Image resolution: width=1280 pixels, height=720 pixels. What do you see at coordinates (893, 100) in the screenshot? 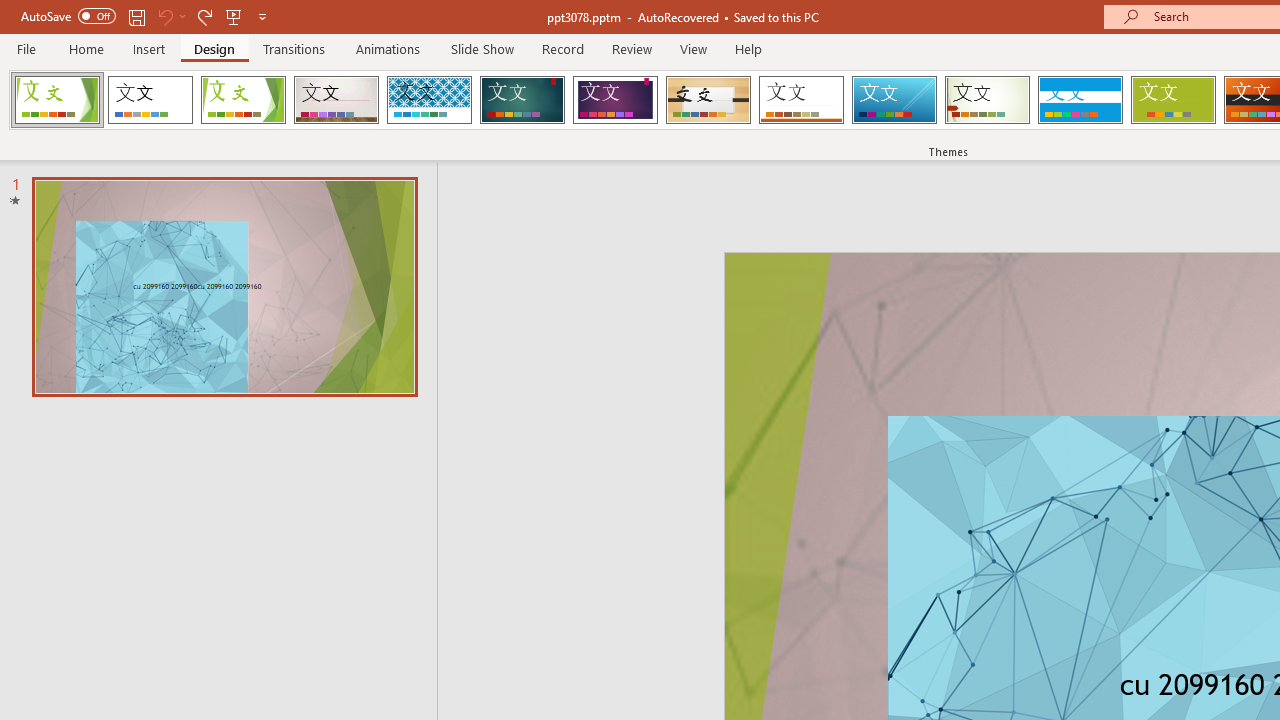
I see `'Slice Loading Preview...'` at bounding box center [893, 100].